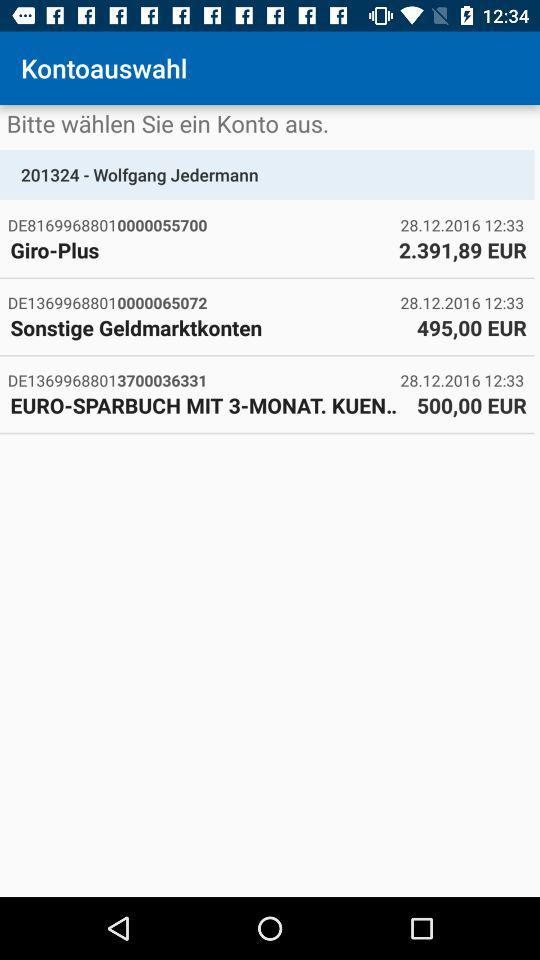 Image resolution: width=540 pixels, height=960 pixels. What do you see at coordinates (462, 249) in the screenshot?
I see `icon next to the giro-plus` at bounding box center [462, 249].